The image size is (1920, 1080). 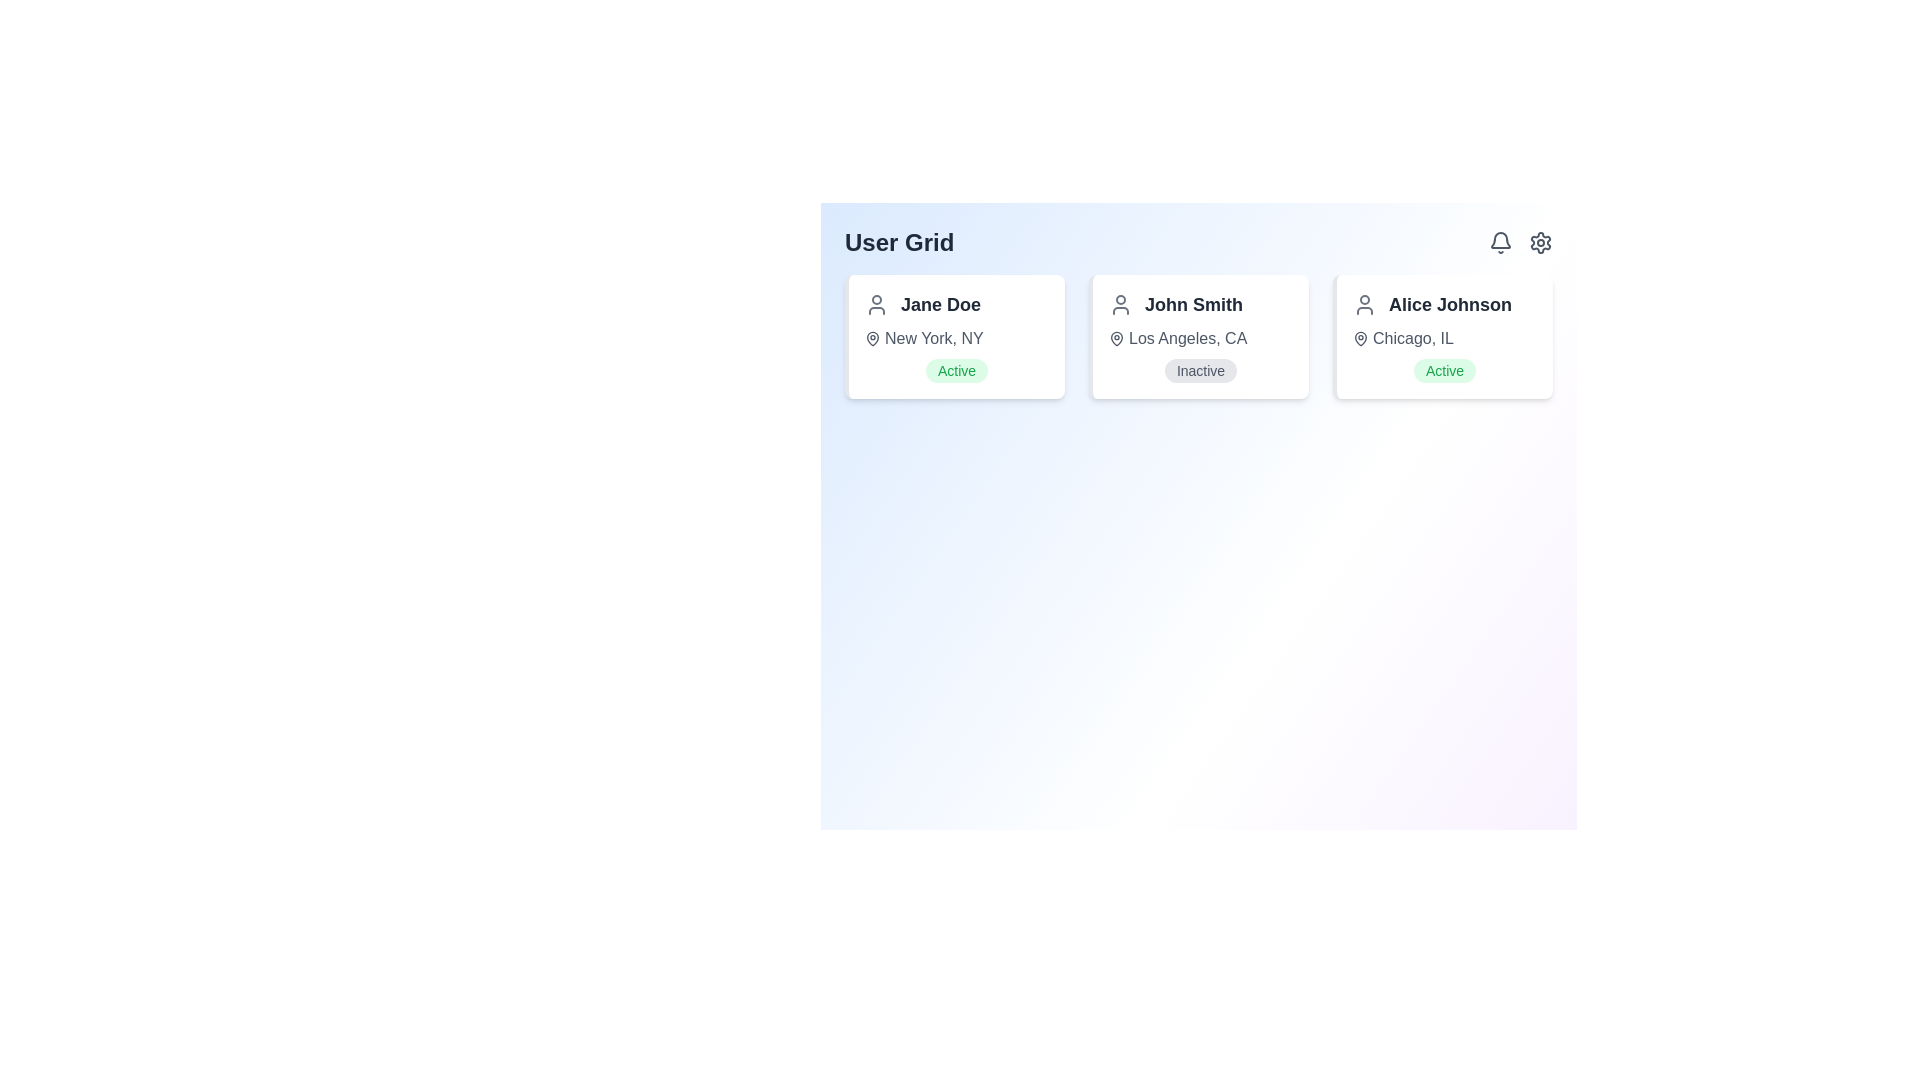 What do you see at coordinates (898, 242) in the screenshot?
I see `the static text element labeled 'User Grid', which is styled with a bold and large font size and located at the top-left corner of the user interface` at bounding box center [898, 242].